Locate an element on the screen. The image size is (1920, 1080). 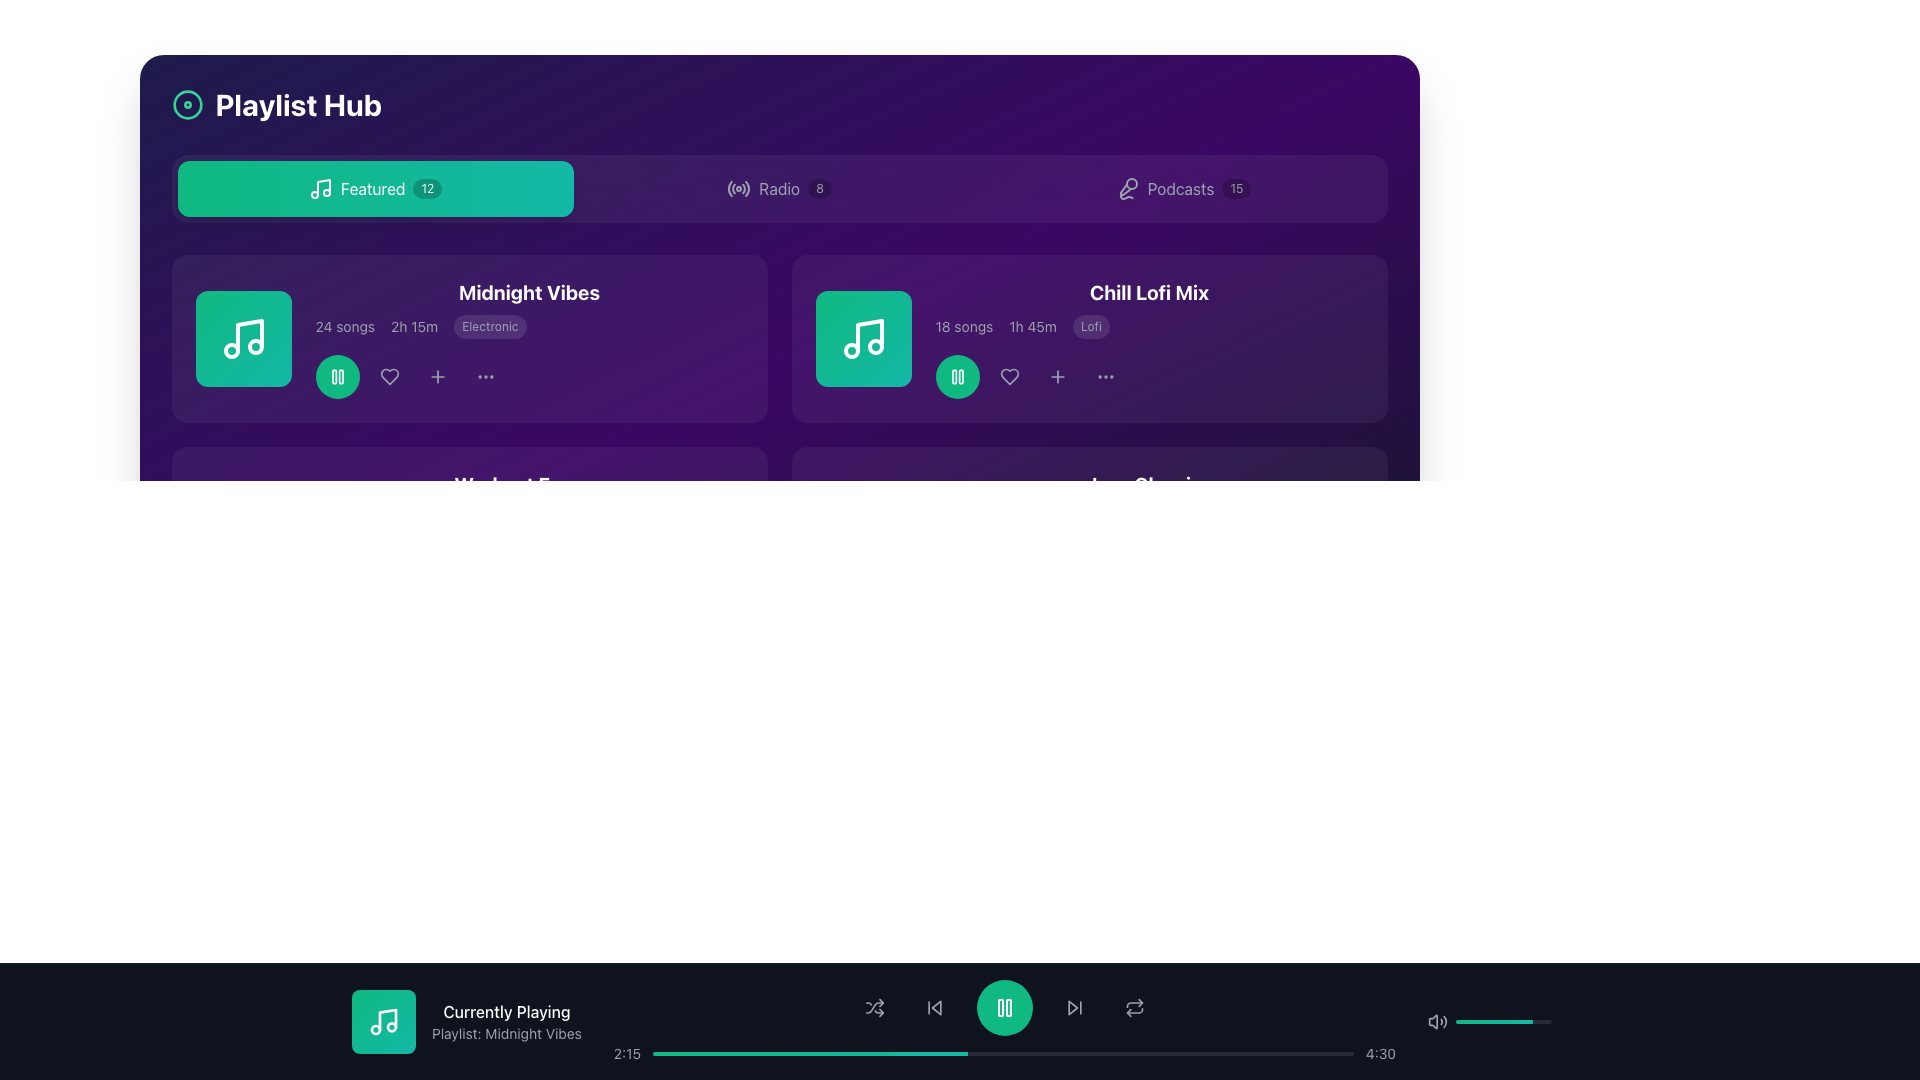
the first button in the horizontal navigation bar is located at coordinates (375, 189).